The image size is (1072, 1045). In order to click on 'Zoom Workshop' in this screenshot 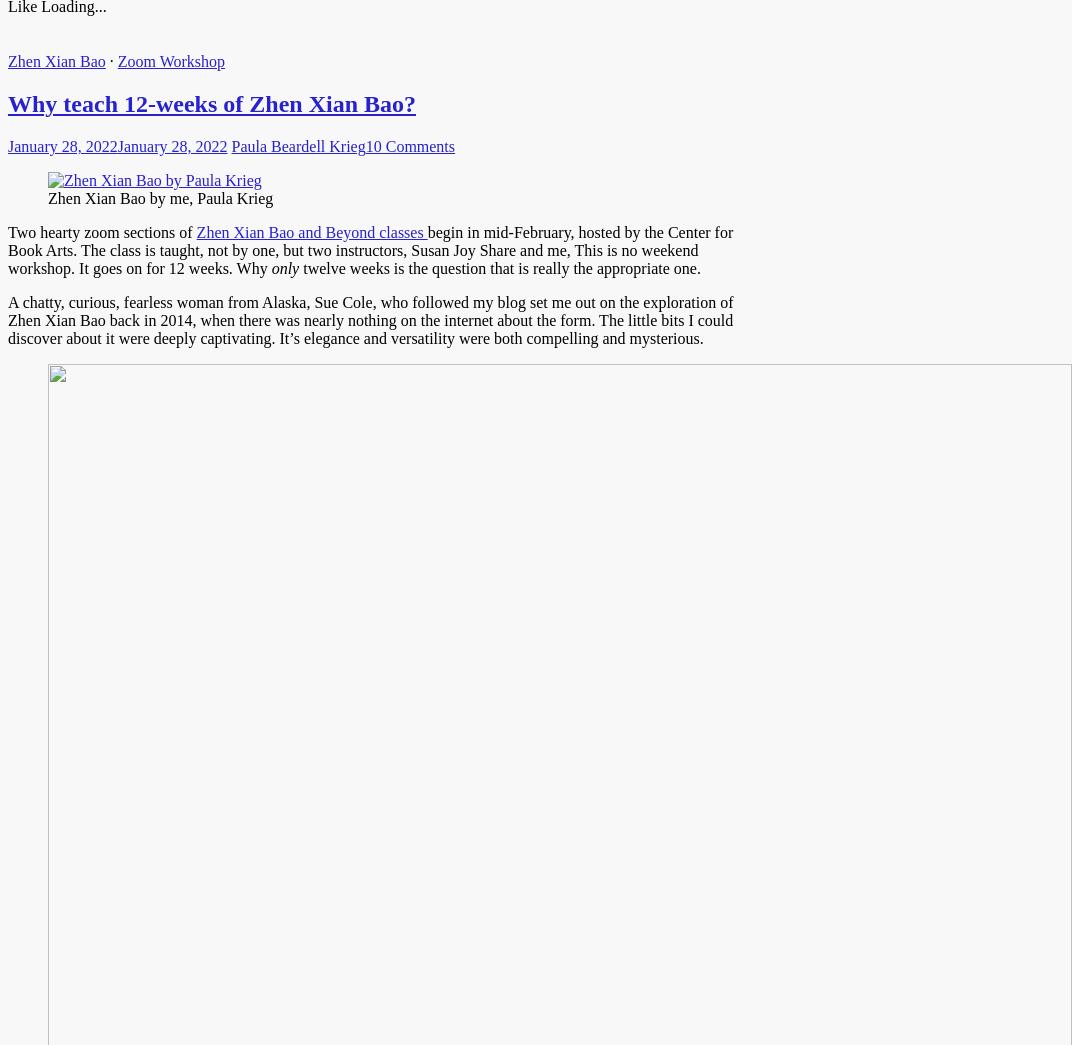, I will do `click(169, 61)`.